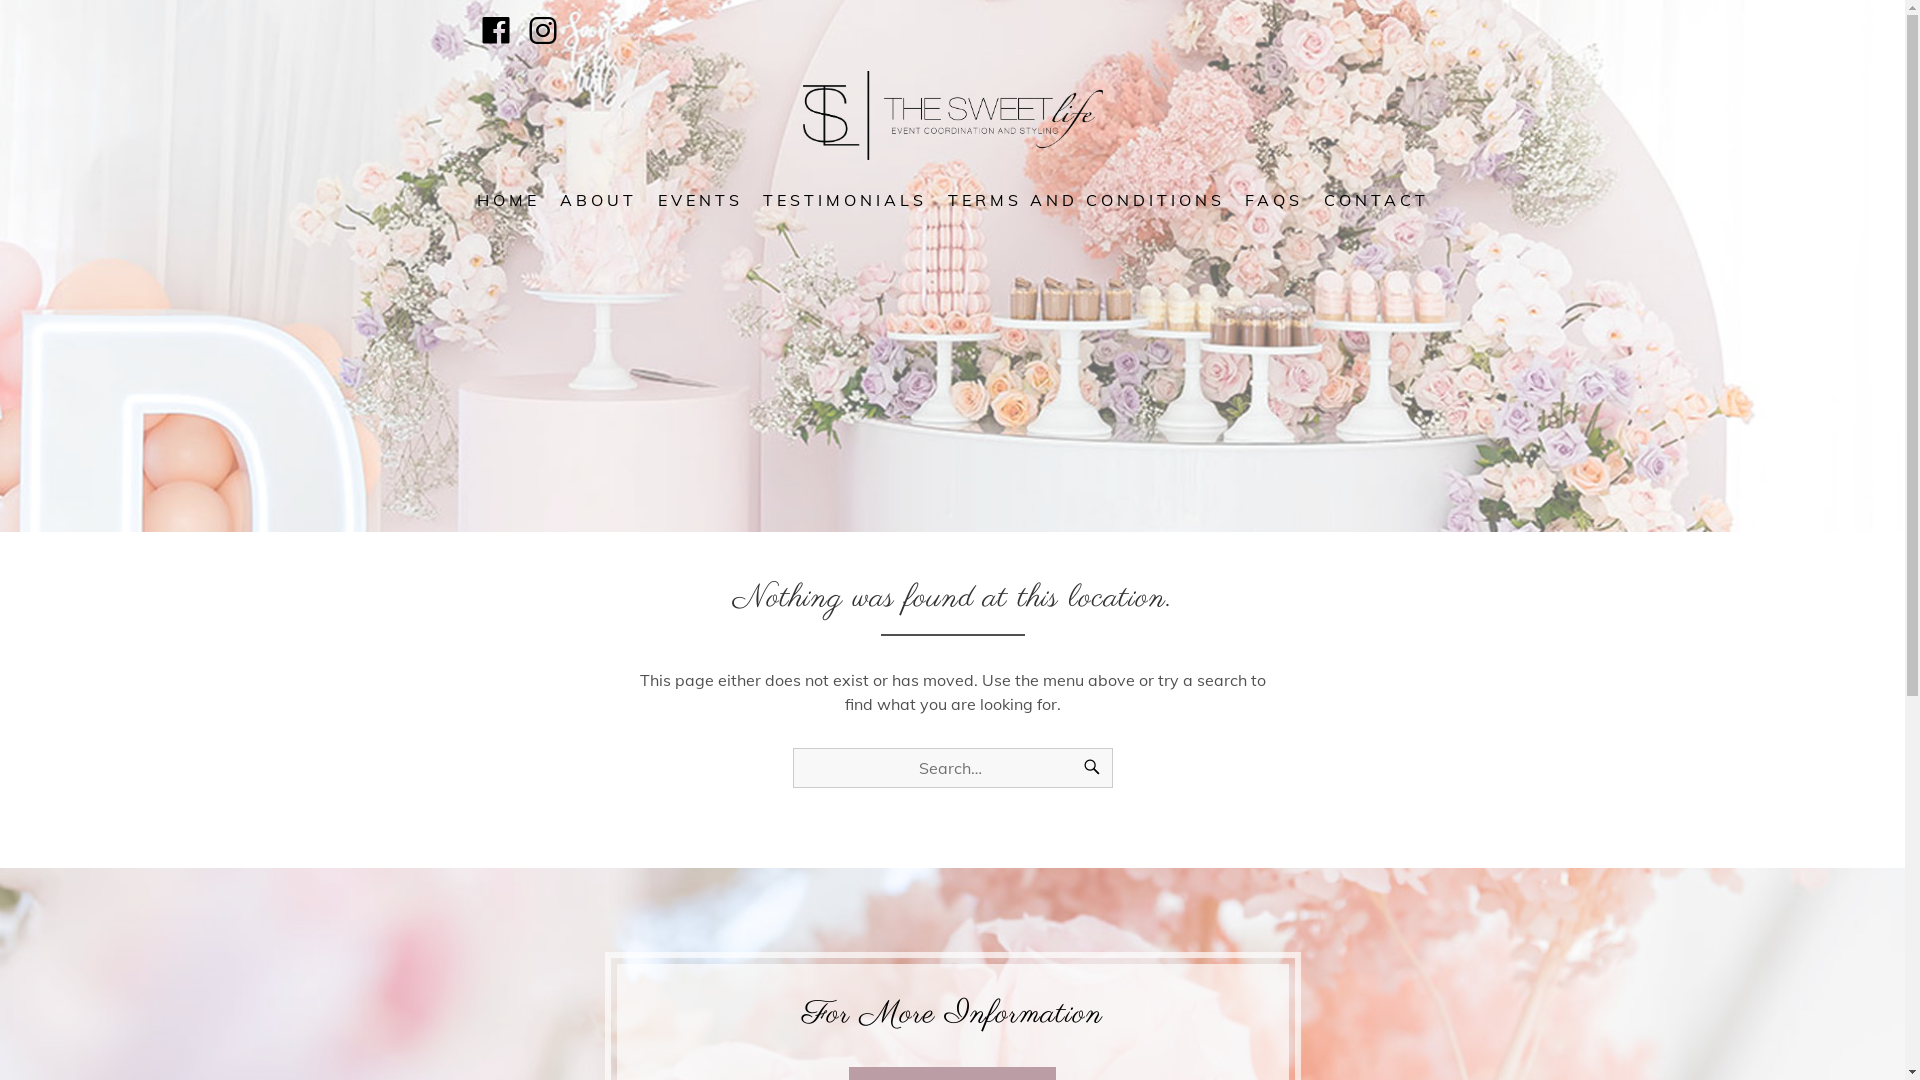 The width and height of the screenshot is (1920, 1080). Describe the element at coordinates (1375, 200) in the screenshot. I see `'CONTACT'` at that location.